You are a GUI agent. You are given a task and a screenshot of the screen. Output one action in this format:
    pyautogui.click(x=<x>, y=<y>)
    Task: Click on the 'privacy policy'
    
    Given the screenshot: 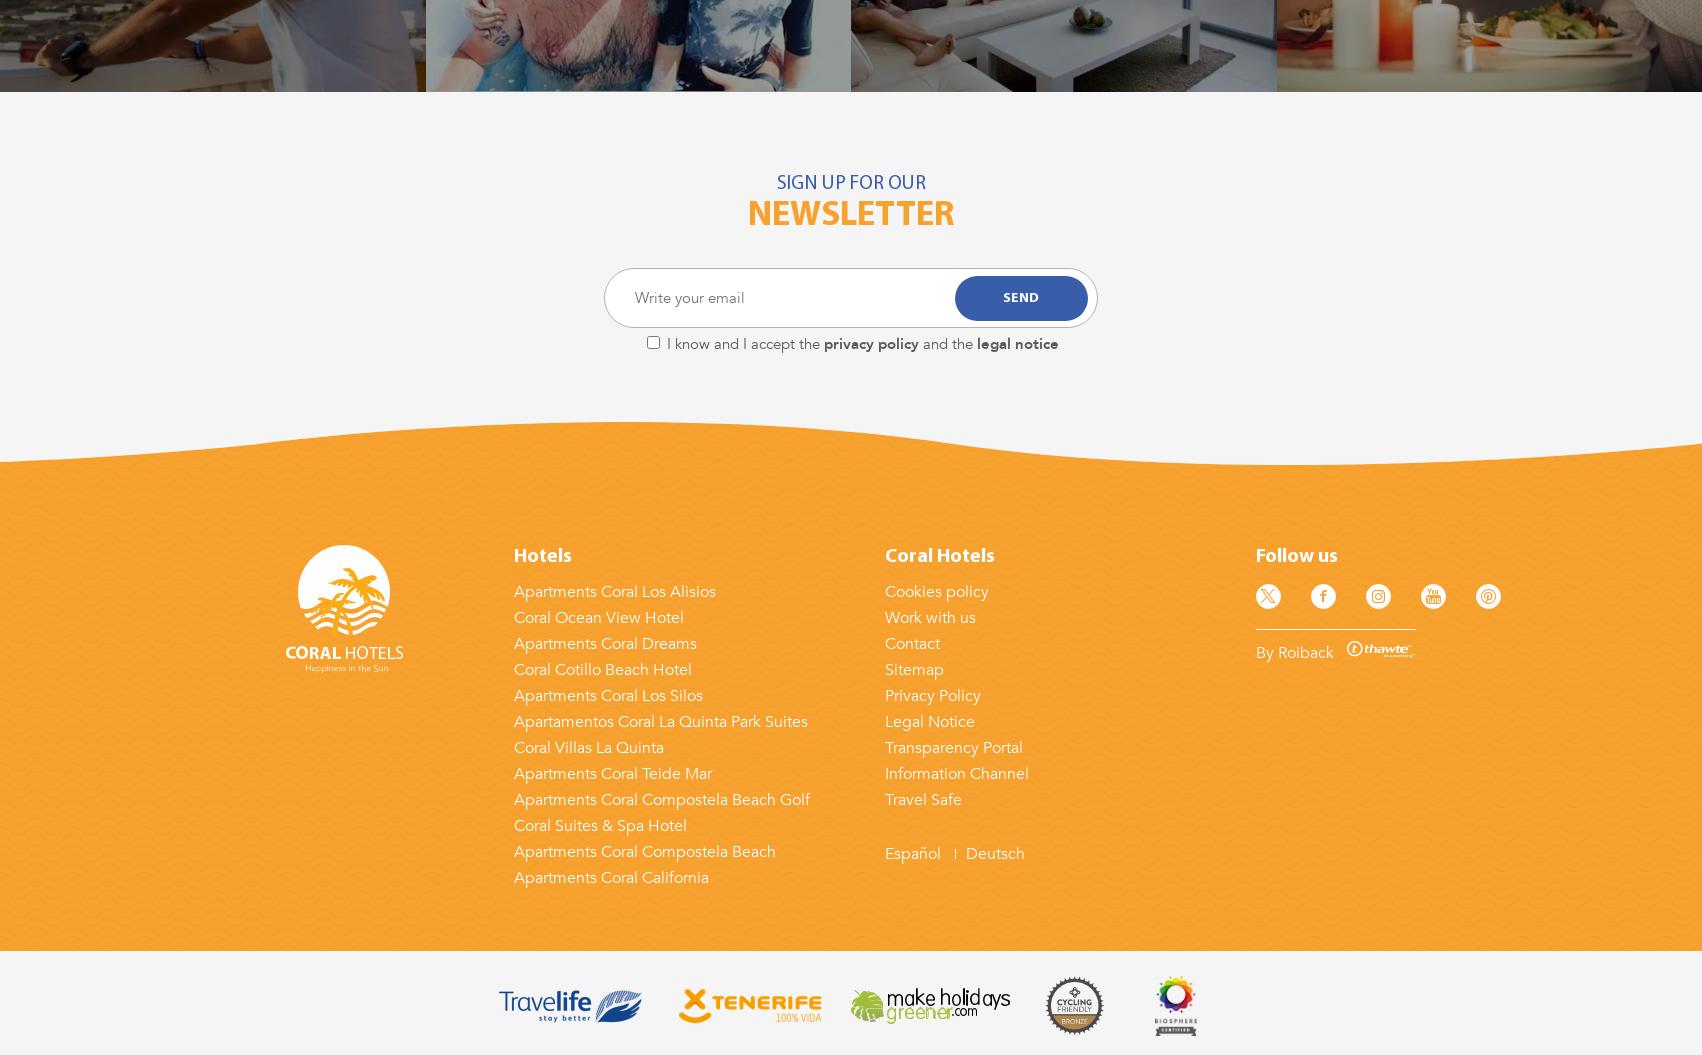 What is the action you would take?
    pyautogui.click(x=871, y=343)
    